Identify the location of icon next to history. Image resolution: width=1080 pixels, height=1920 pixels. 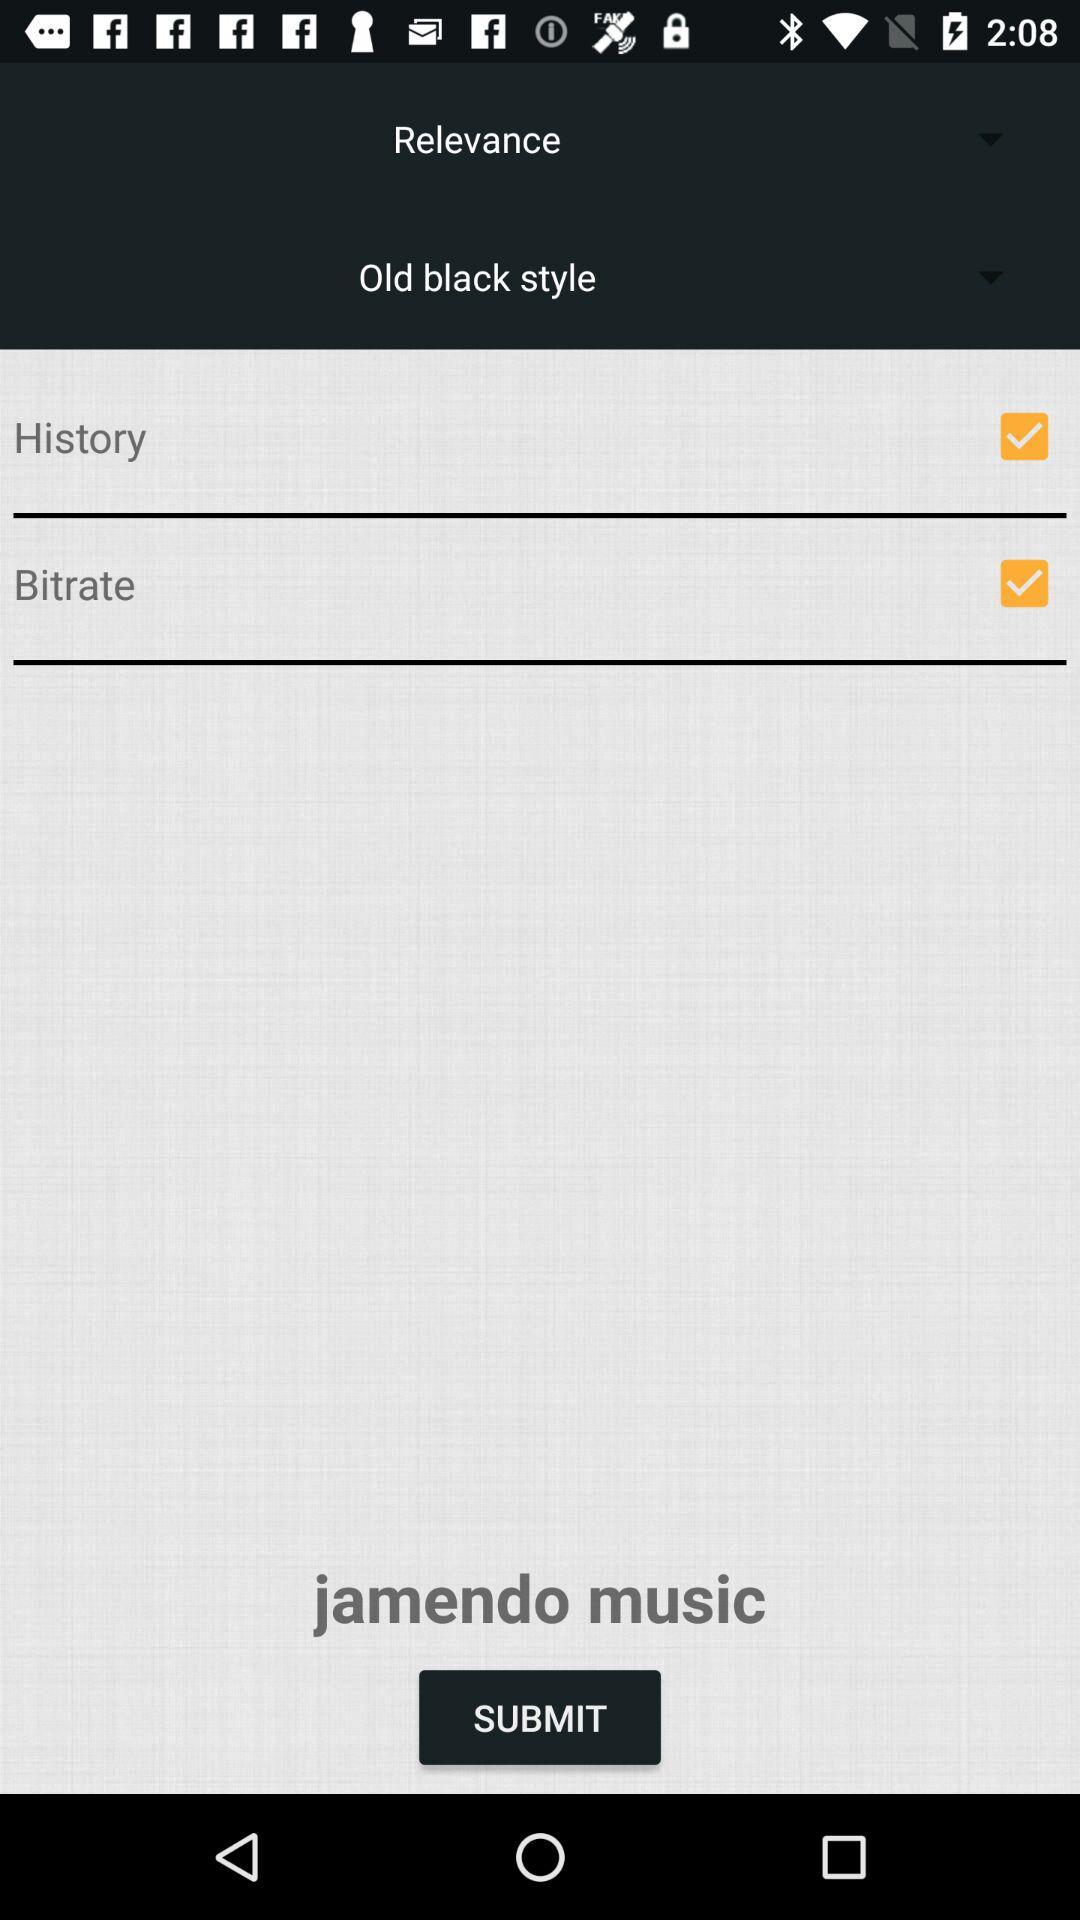
(1024, 435).